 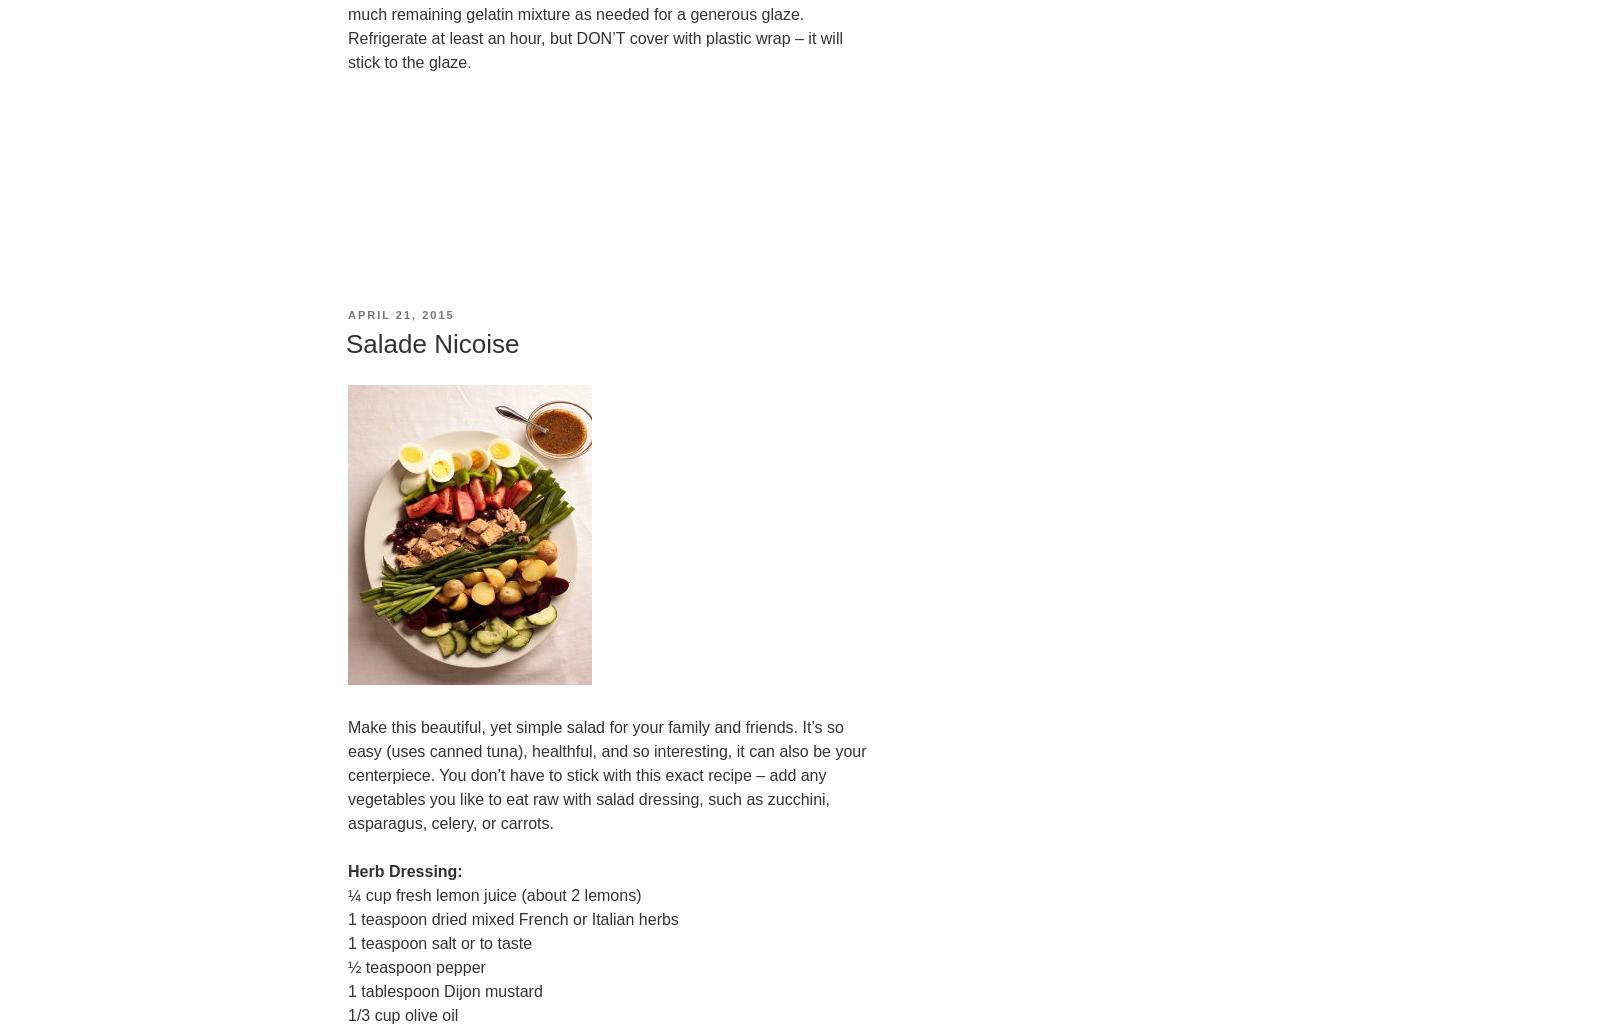 I want to click on '¼ cup fresh lemon juice (about 2 lemons)', so click(x=493, y=894).